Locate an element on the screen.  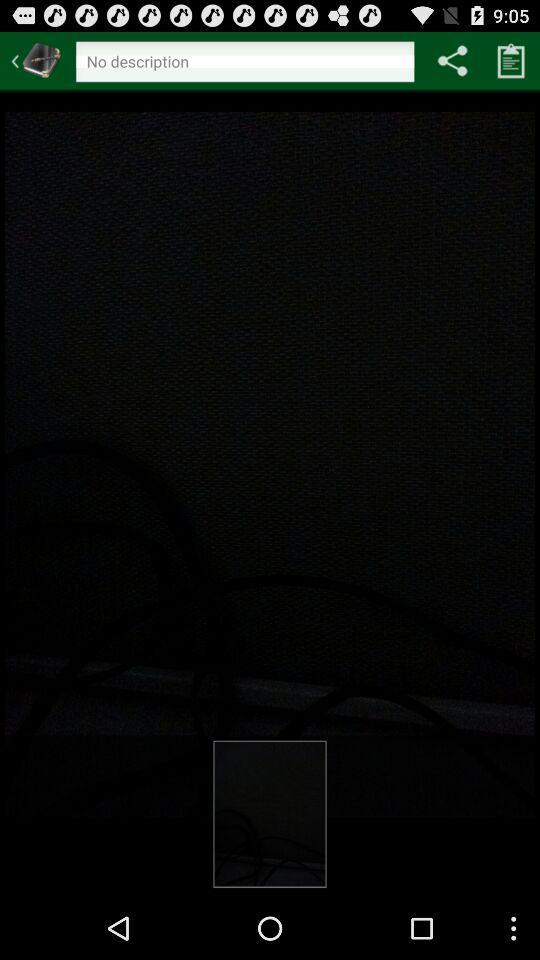
search term is located at coordinates (245, 64).